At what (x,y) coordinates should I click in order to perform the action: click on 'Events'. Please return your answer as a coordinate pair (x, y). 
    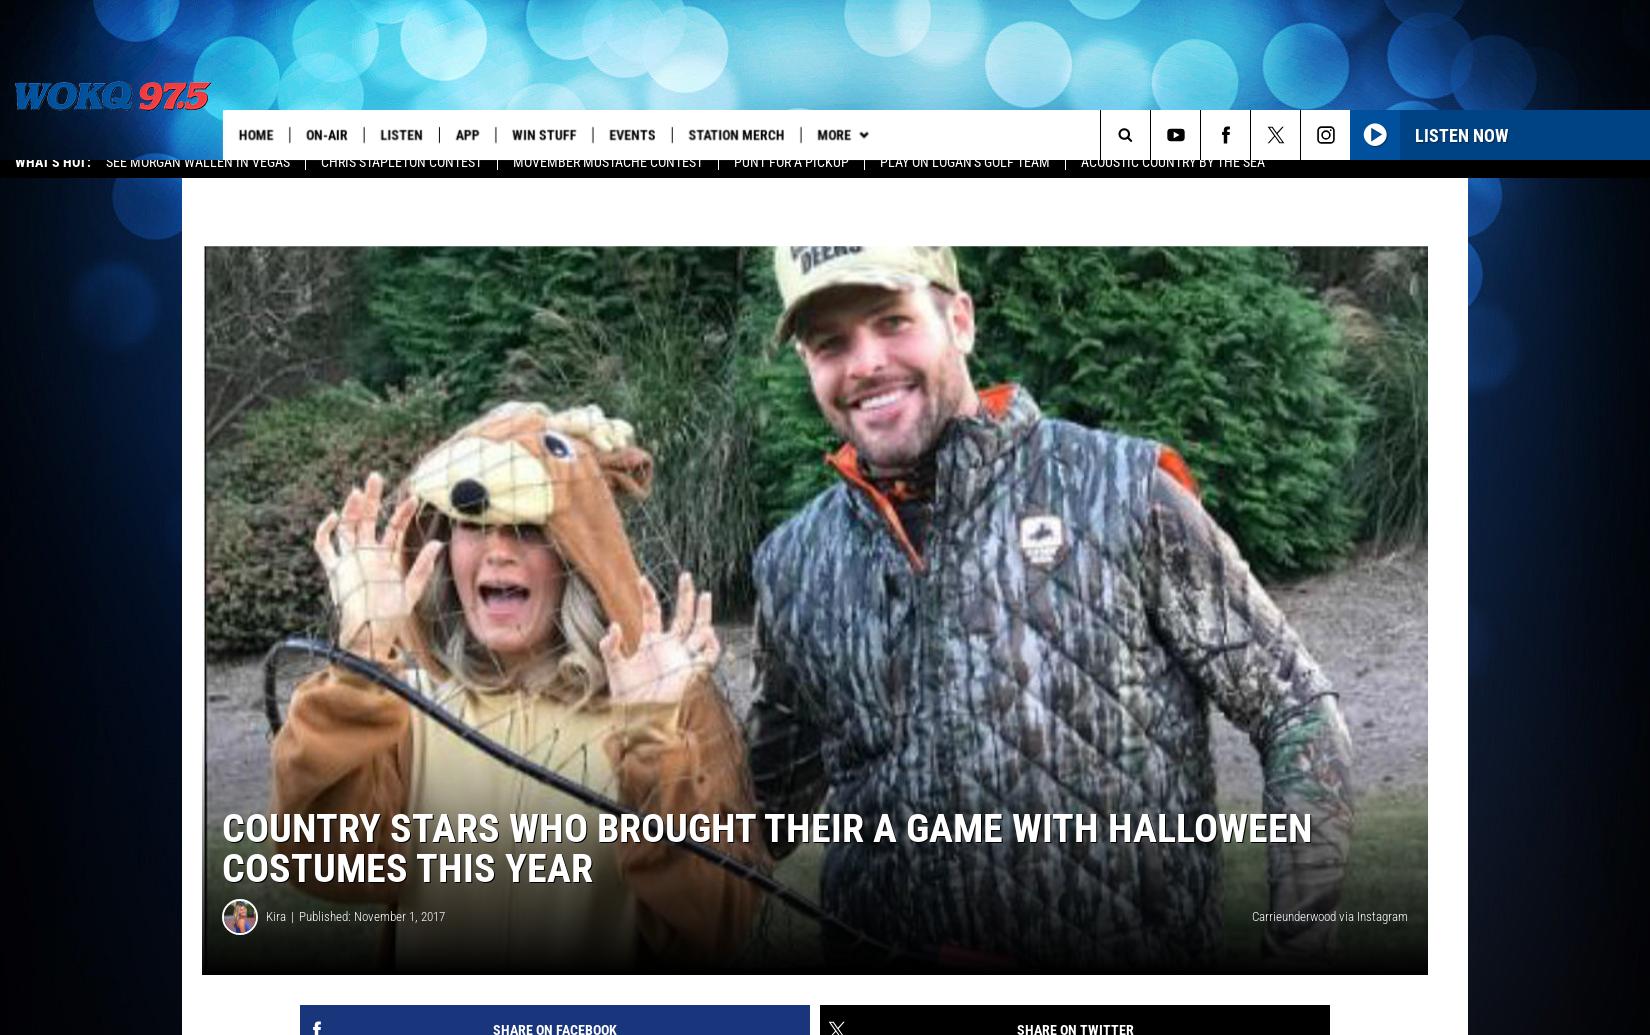
    Looking at the image, I should click on (638, 134).